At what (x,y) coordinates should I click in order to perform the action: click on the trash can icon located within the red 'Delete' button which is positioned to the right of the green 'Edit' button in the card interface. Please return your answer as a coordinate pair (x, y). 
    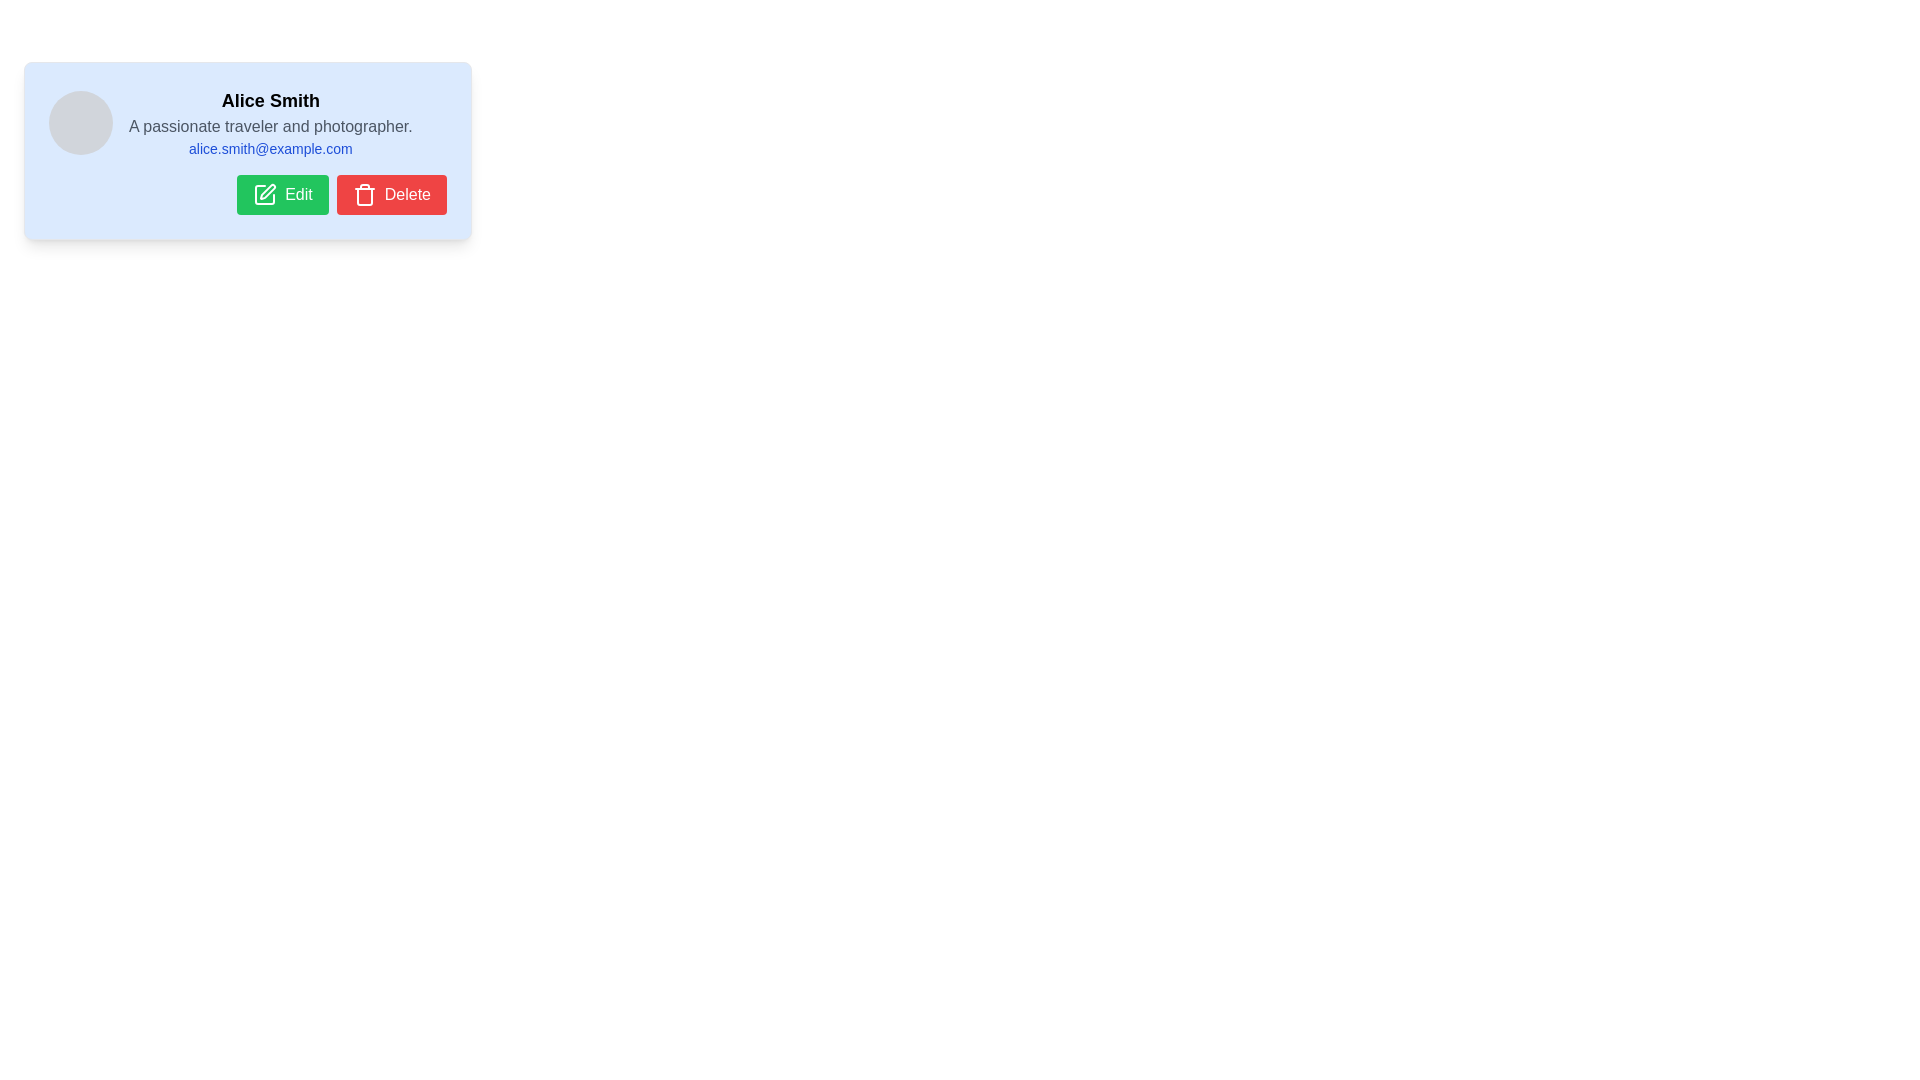
    Looking at the image, I should click on (364, 196).